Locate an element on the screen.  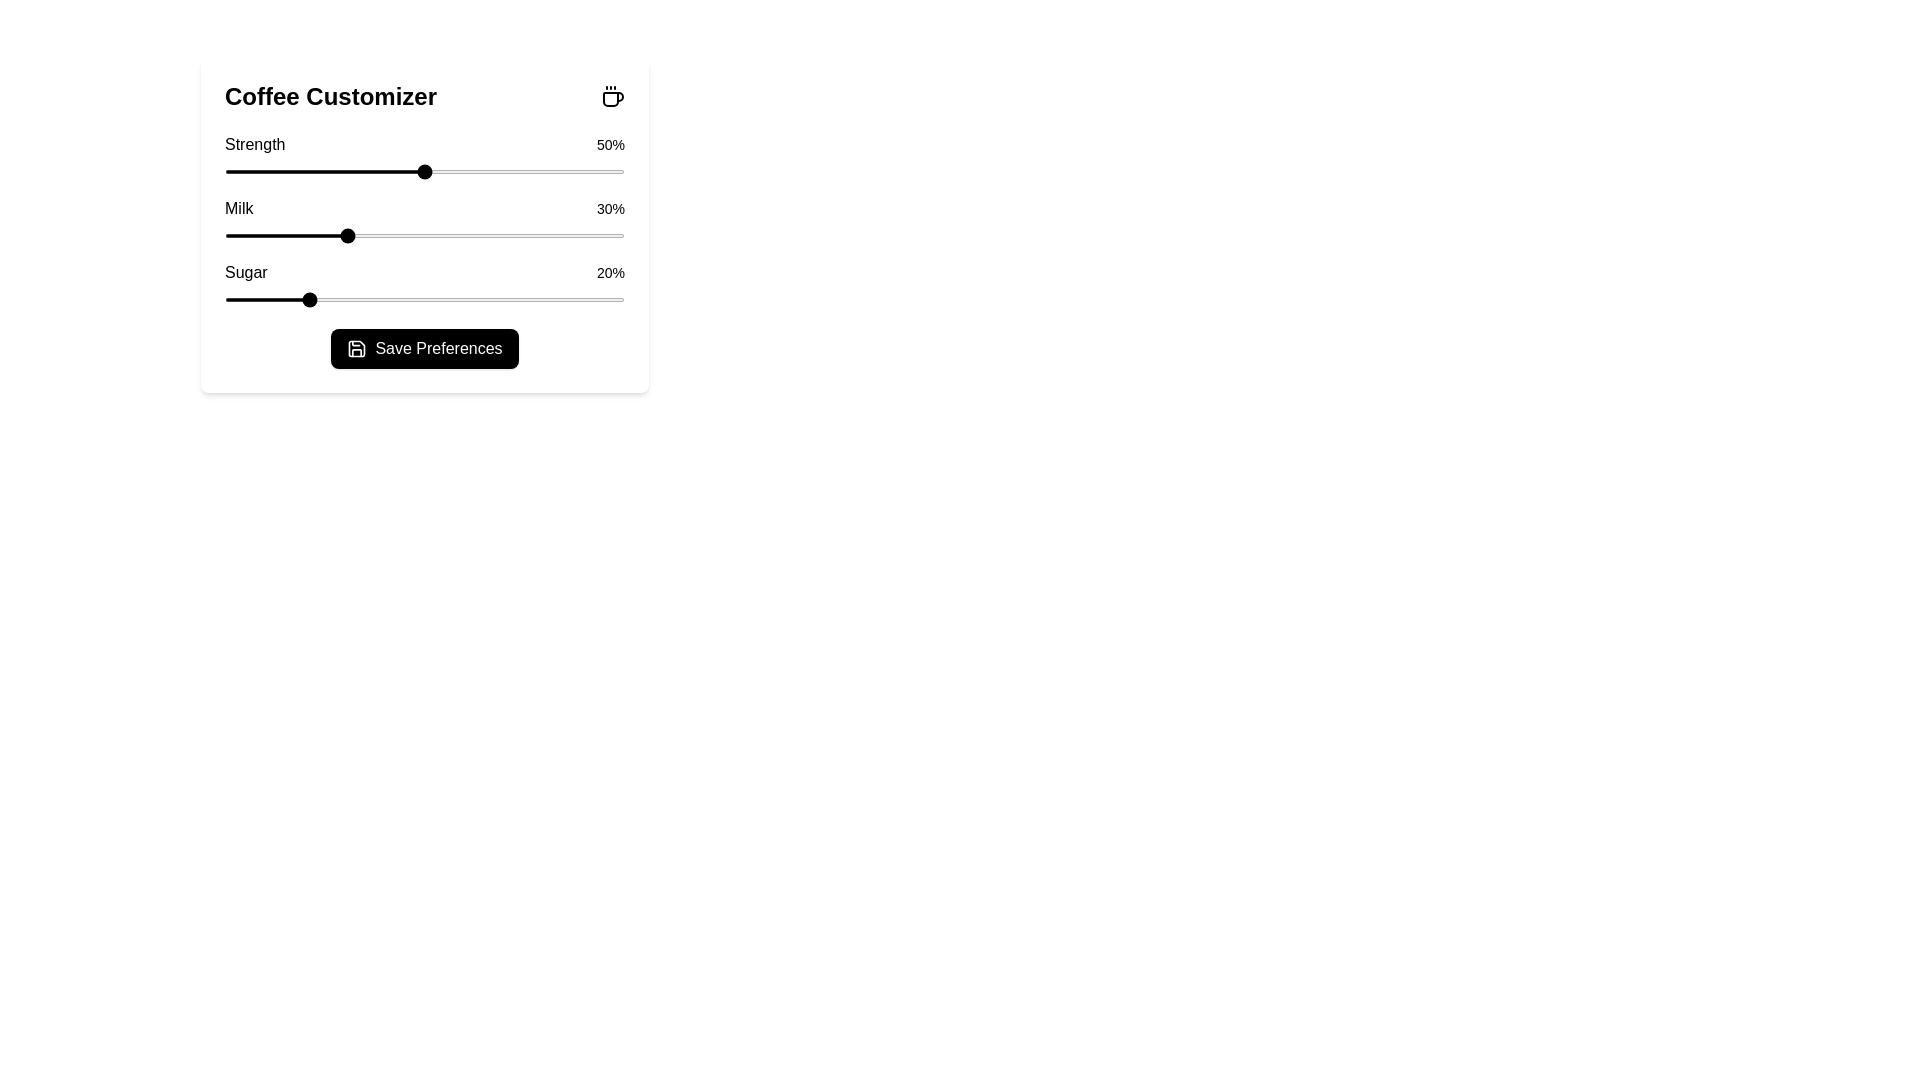
the sugar level is located at coordinates (259, 300).